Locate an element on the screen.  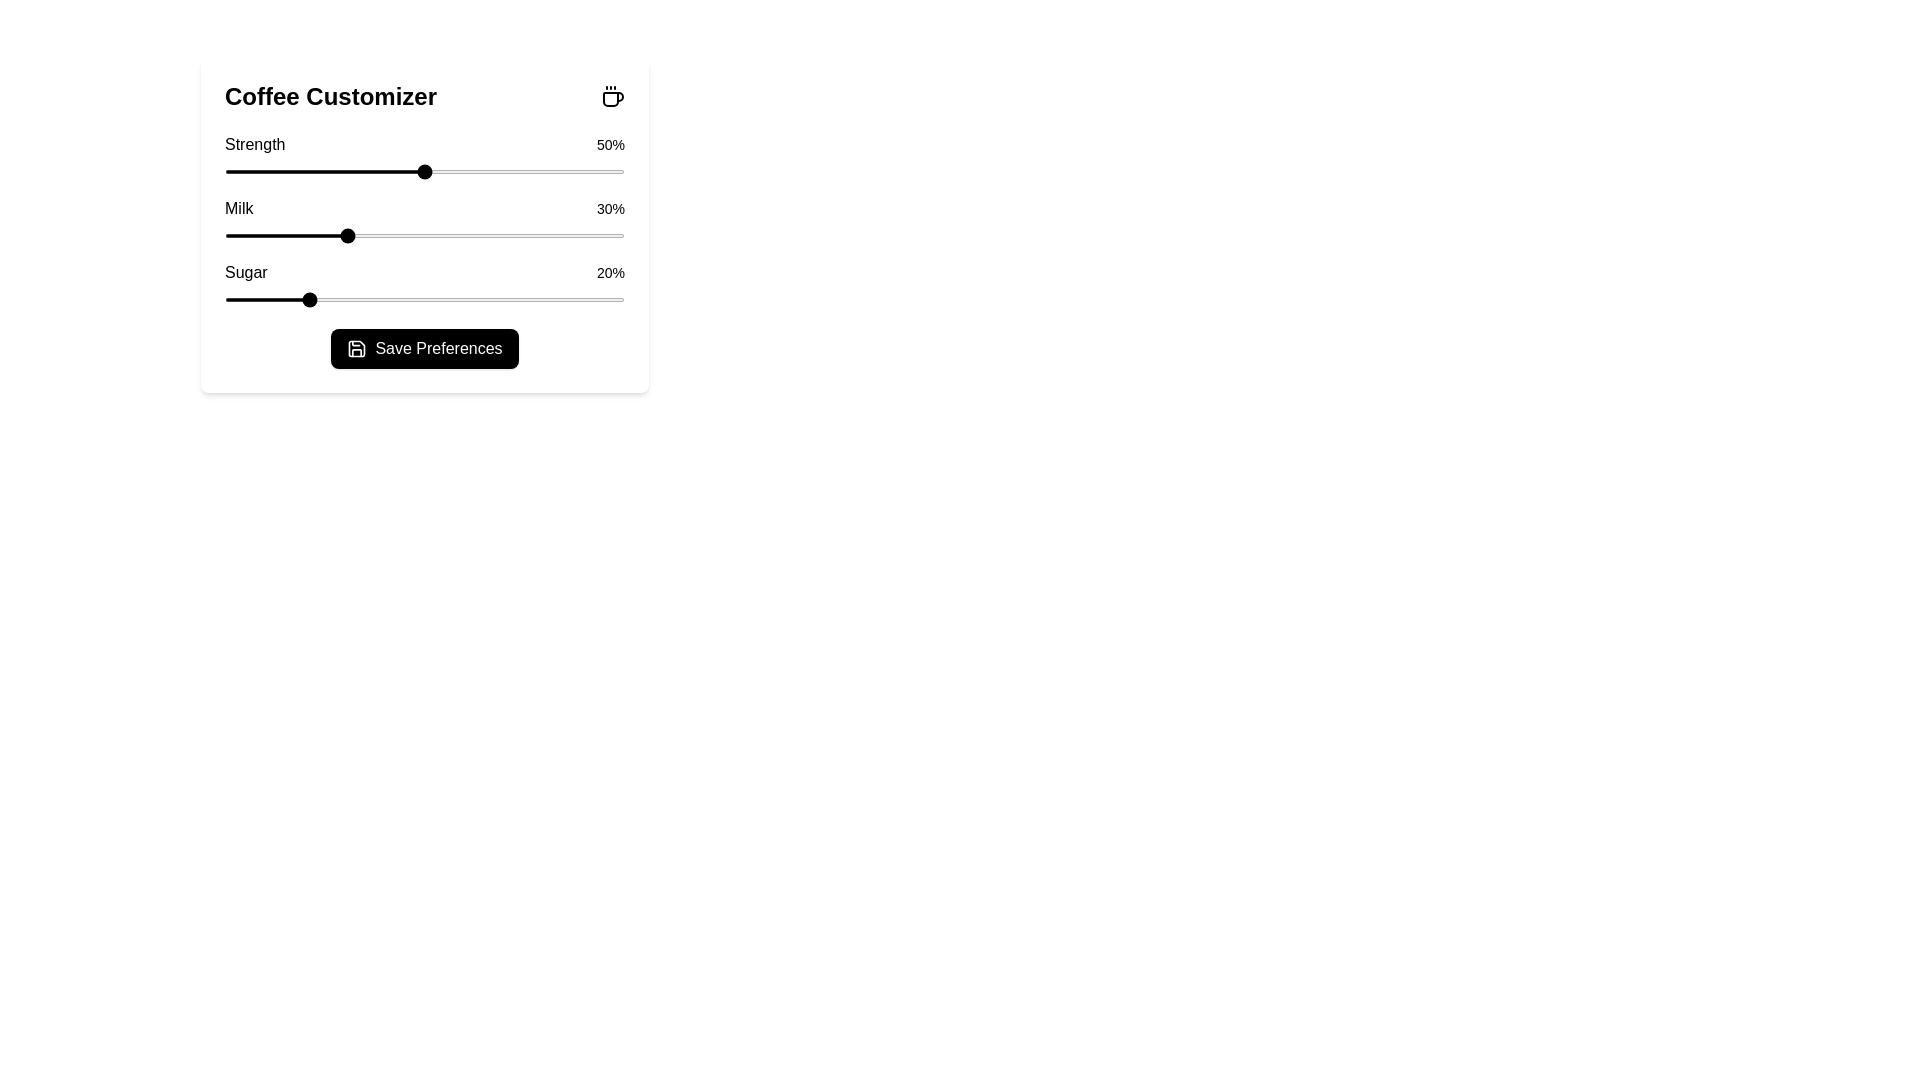
the sugar level is located at coordinates (259, 300).